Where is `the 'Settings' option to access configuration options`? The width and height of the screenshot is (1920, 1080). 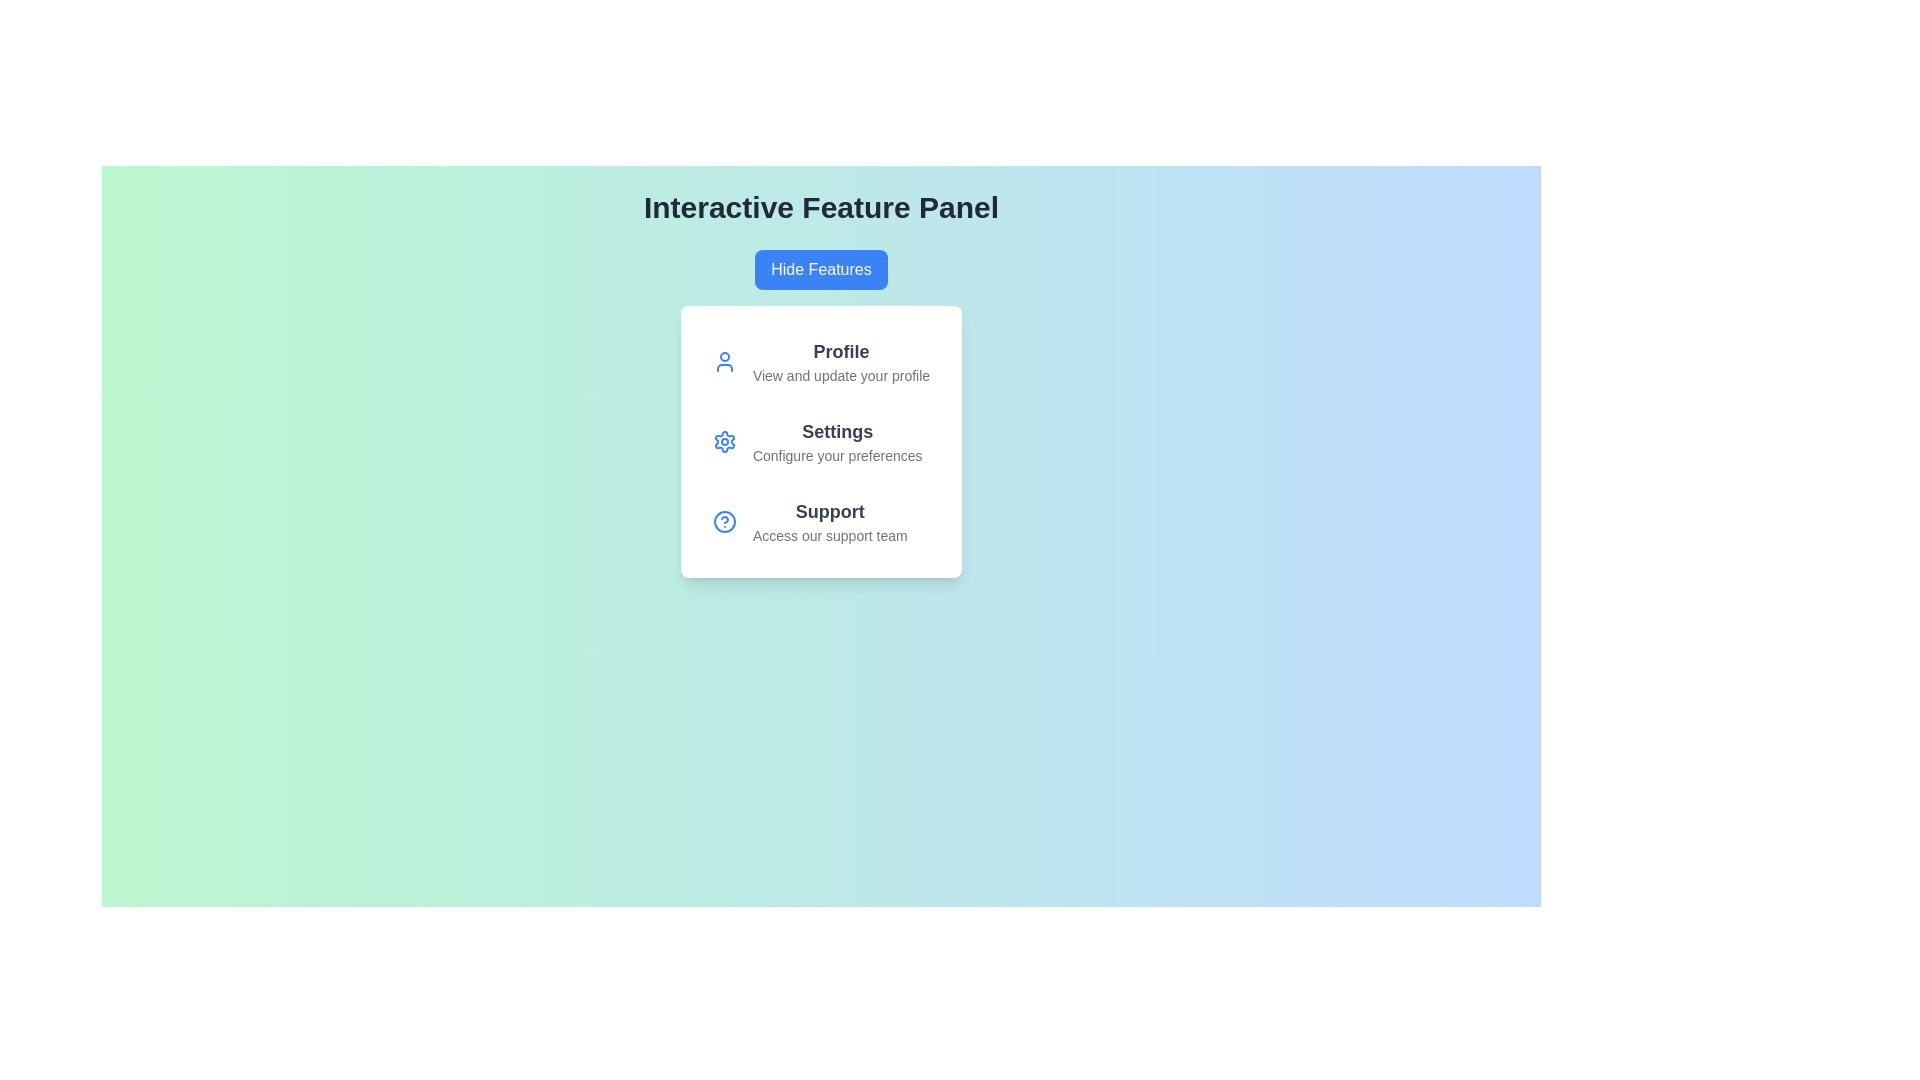 the 'Settings' option to access configuration options is located at coordinates (821, 441).